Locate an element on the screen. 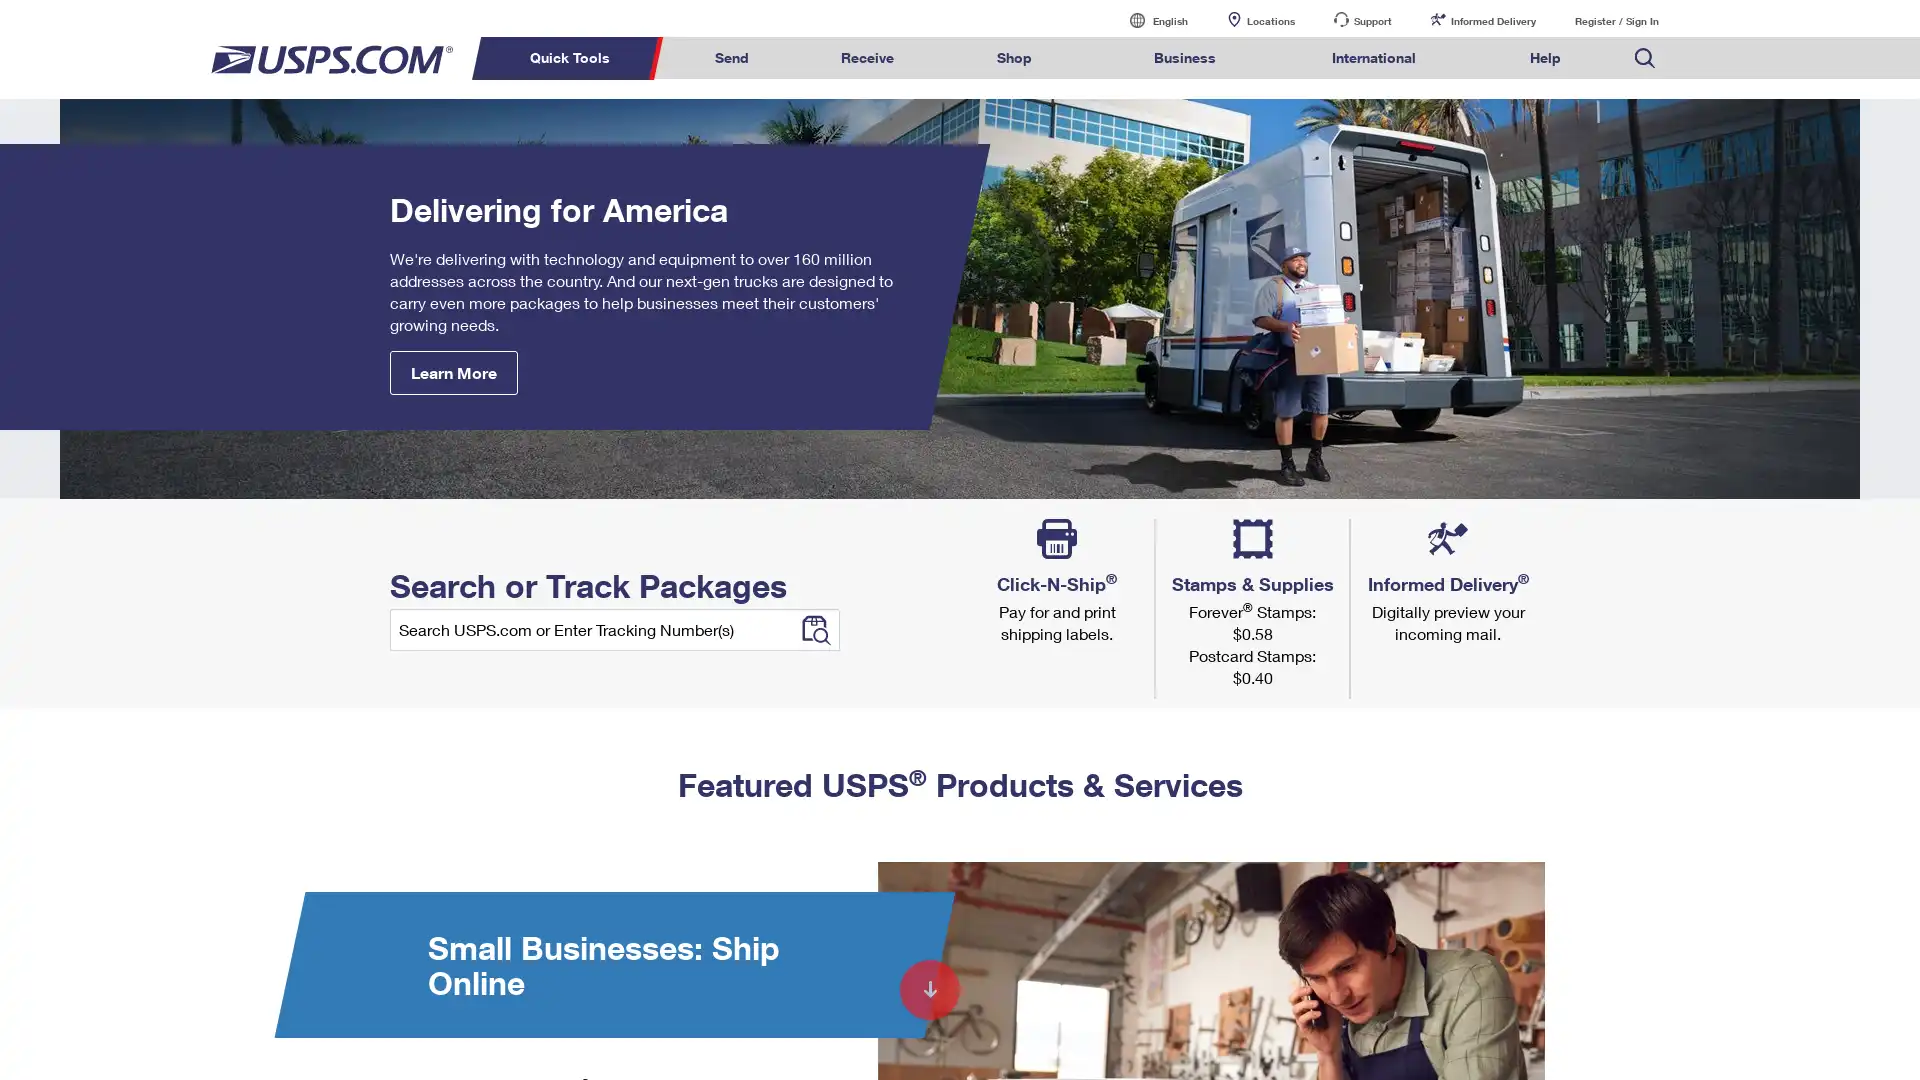 This screenshot has width=1920, height=1080. Search is located at coordinates (814, 628).